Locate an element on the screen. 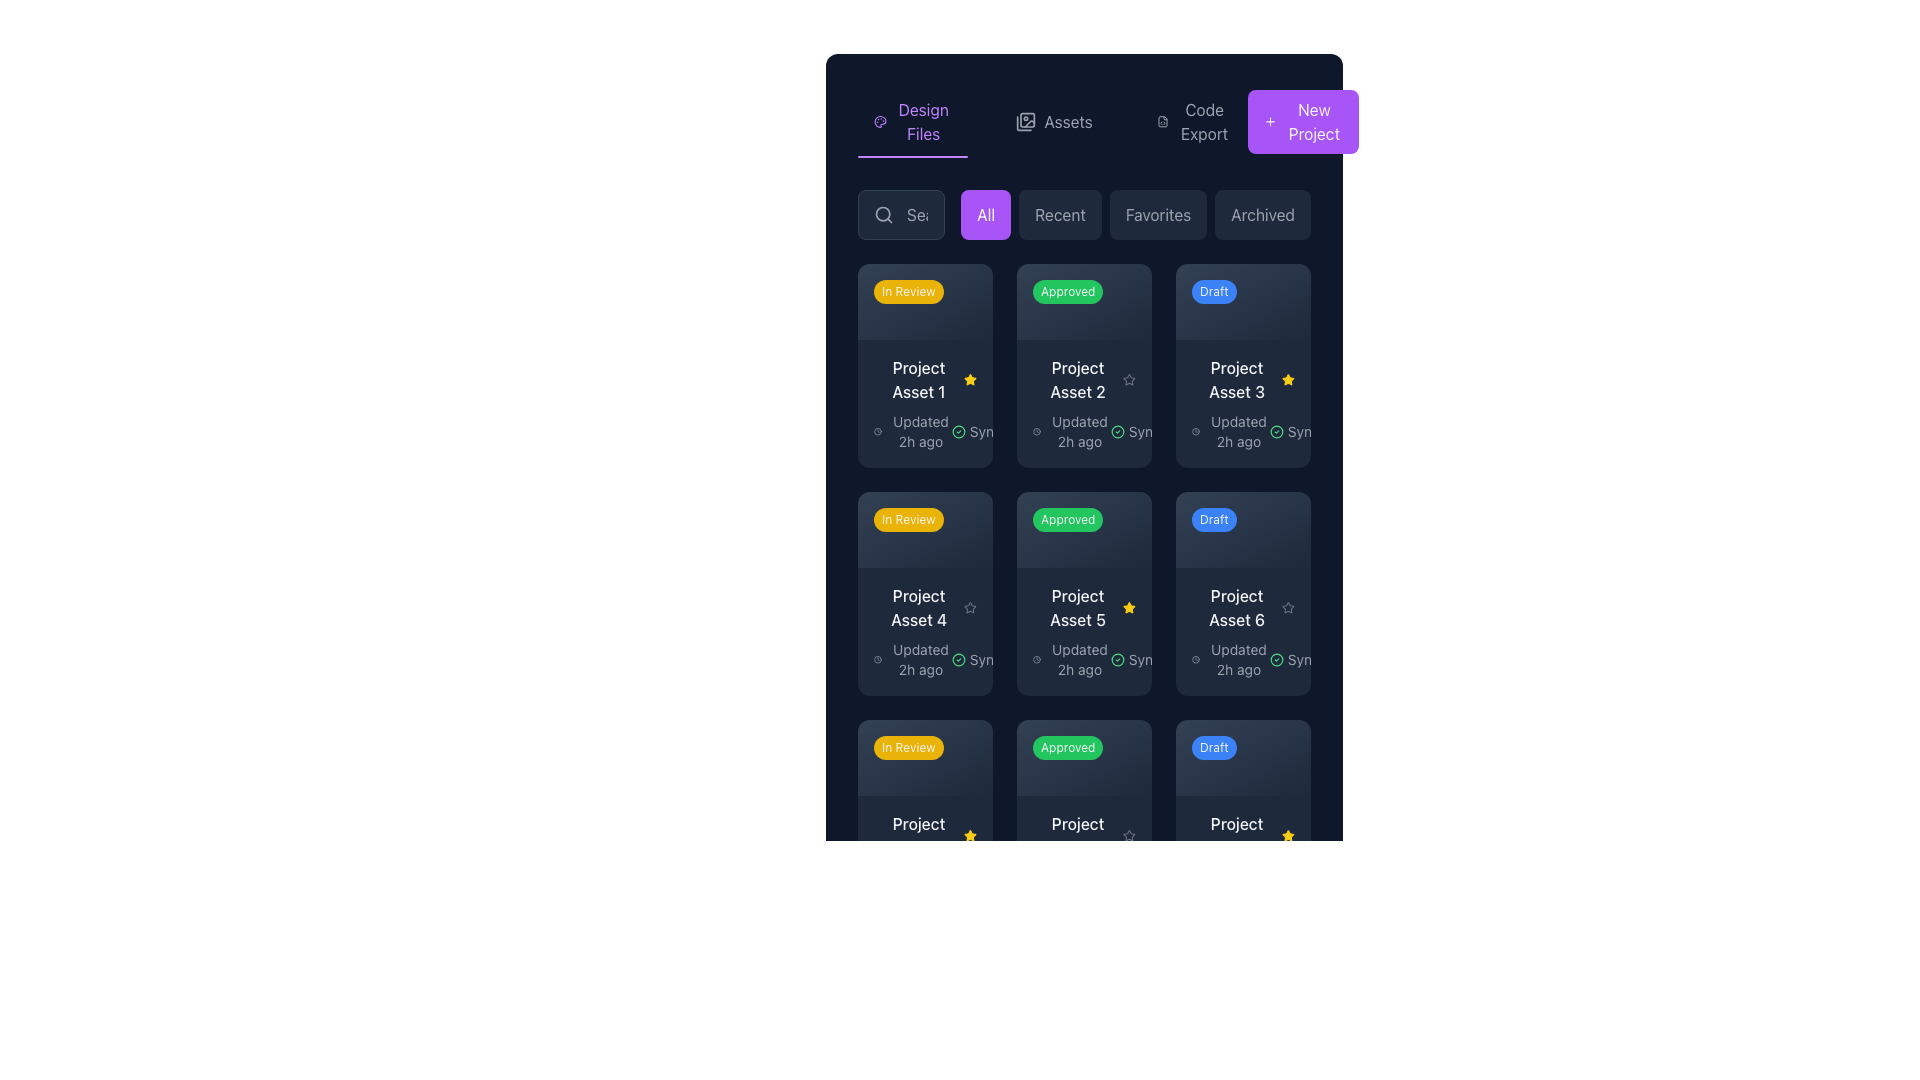 Image resolution: width=1920 pixels, height=1080 pixels. the Text display with an icon that indicates the last update time for the project located in the lower-left section of the 'Project Asset 5' card is located at coordinates (1070, 659).